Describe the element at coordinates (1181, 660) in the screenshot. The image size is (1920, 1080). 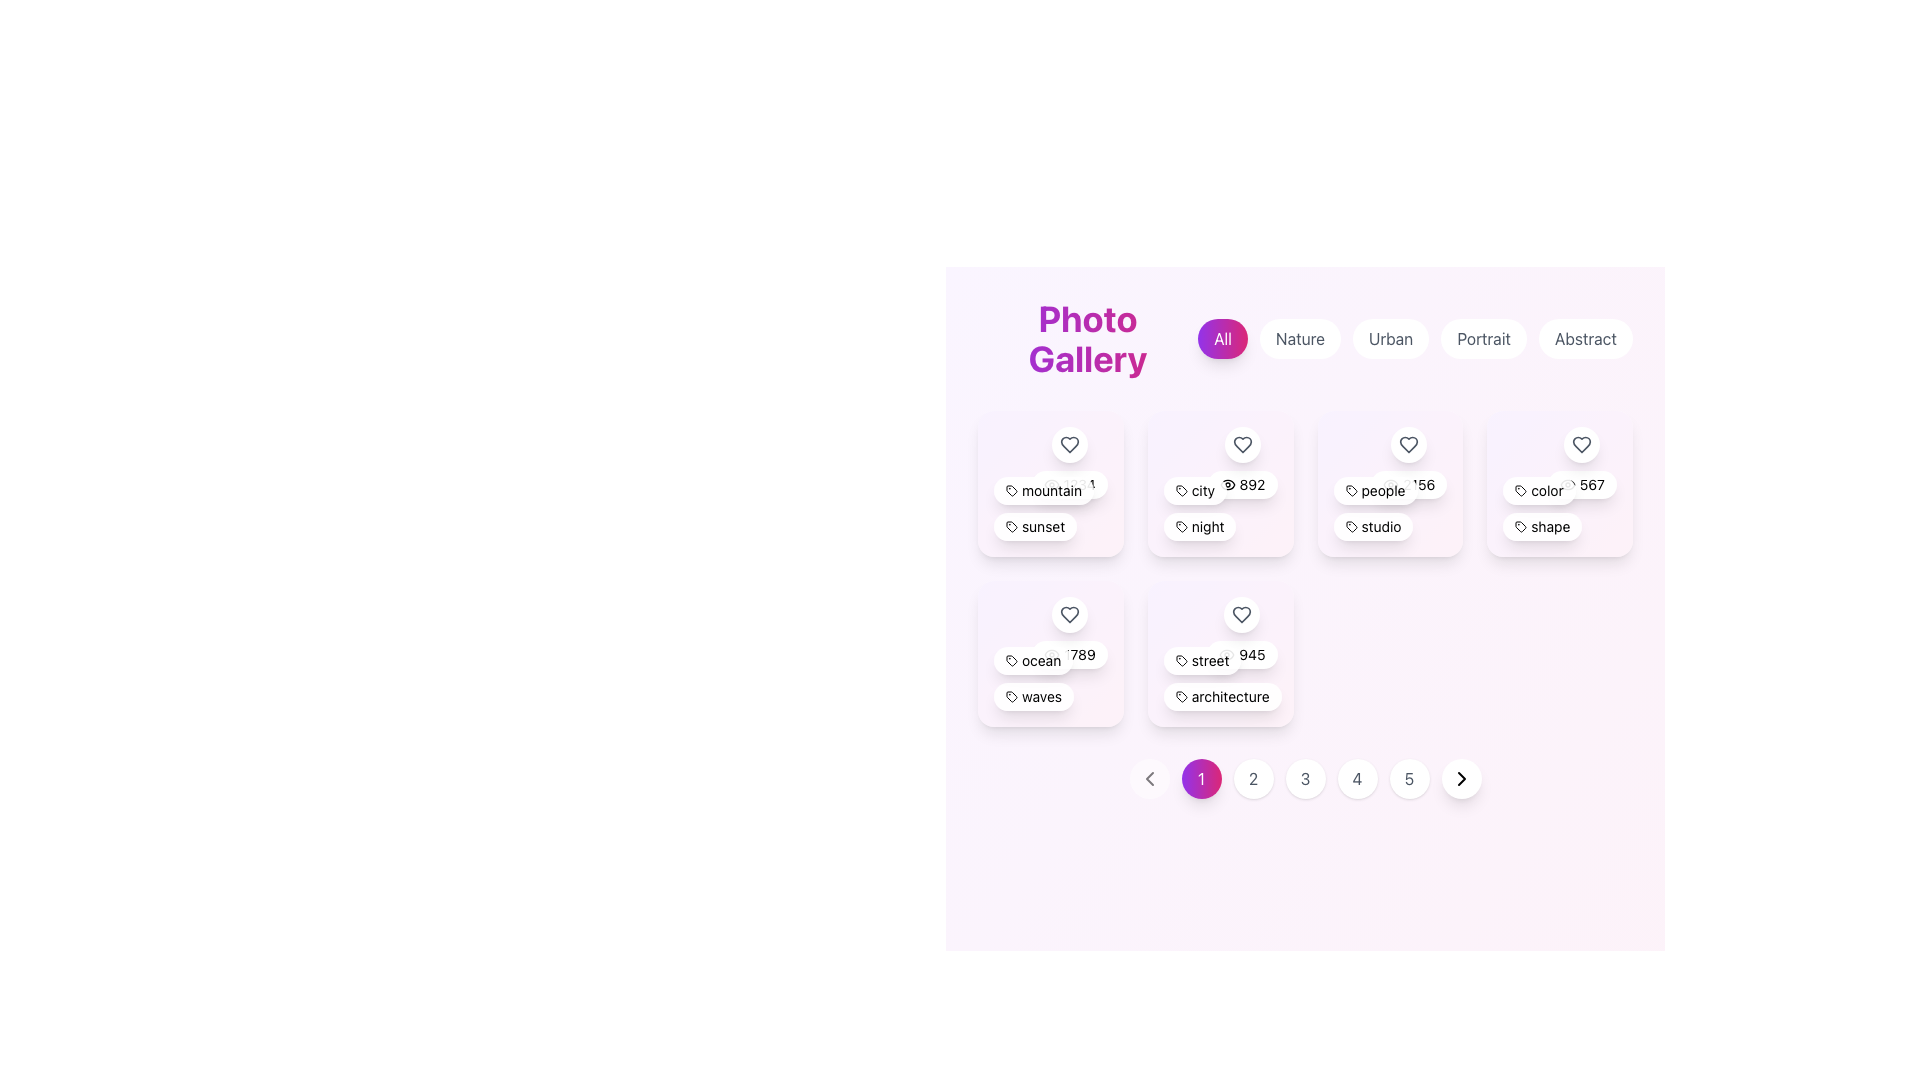
I see `the tag-shaped icon with a circular cutout, which is located near the upper-left corner of the label containing the text 'street' and the number '945'` at that location.